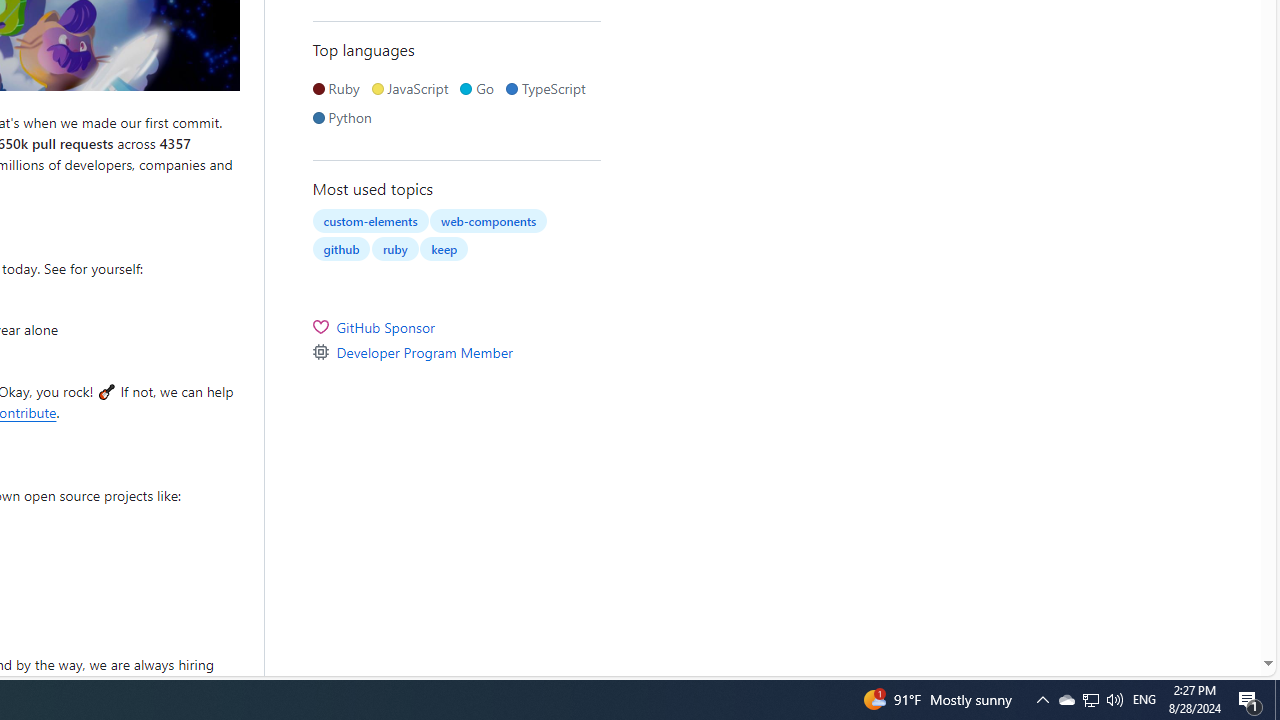 The image size is (1280, 720). Describe the element at coordinates (488, 221) in the screenshot. I see `'web-components'` at that location.